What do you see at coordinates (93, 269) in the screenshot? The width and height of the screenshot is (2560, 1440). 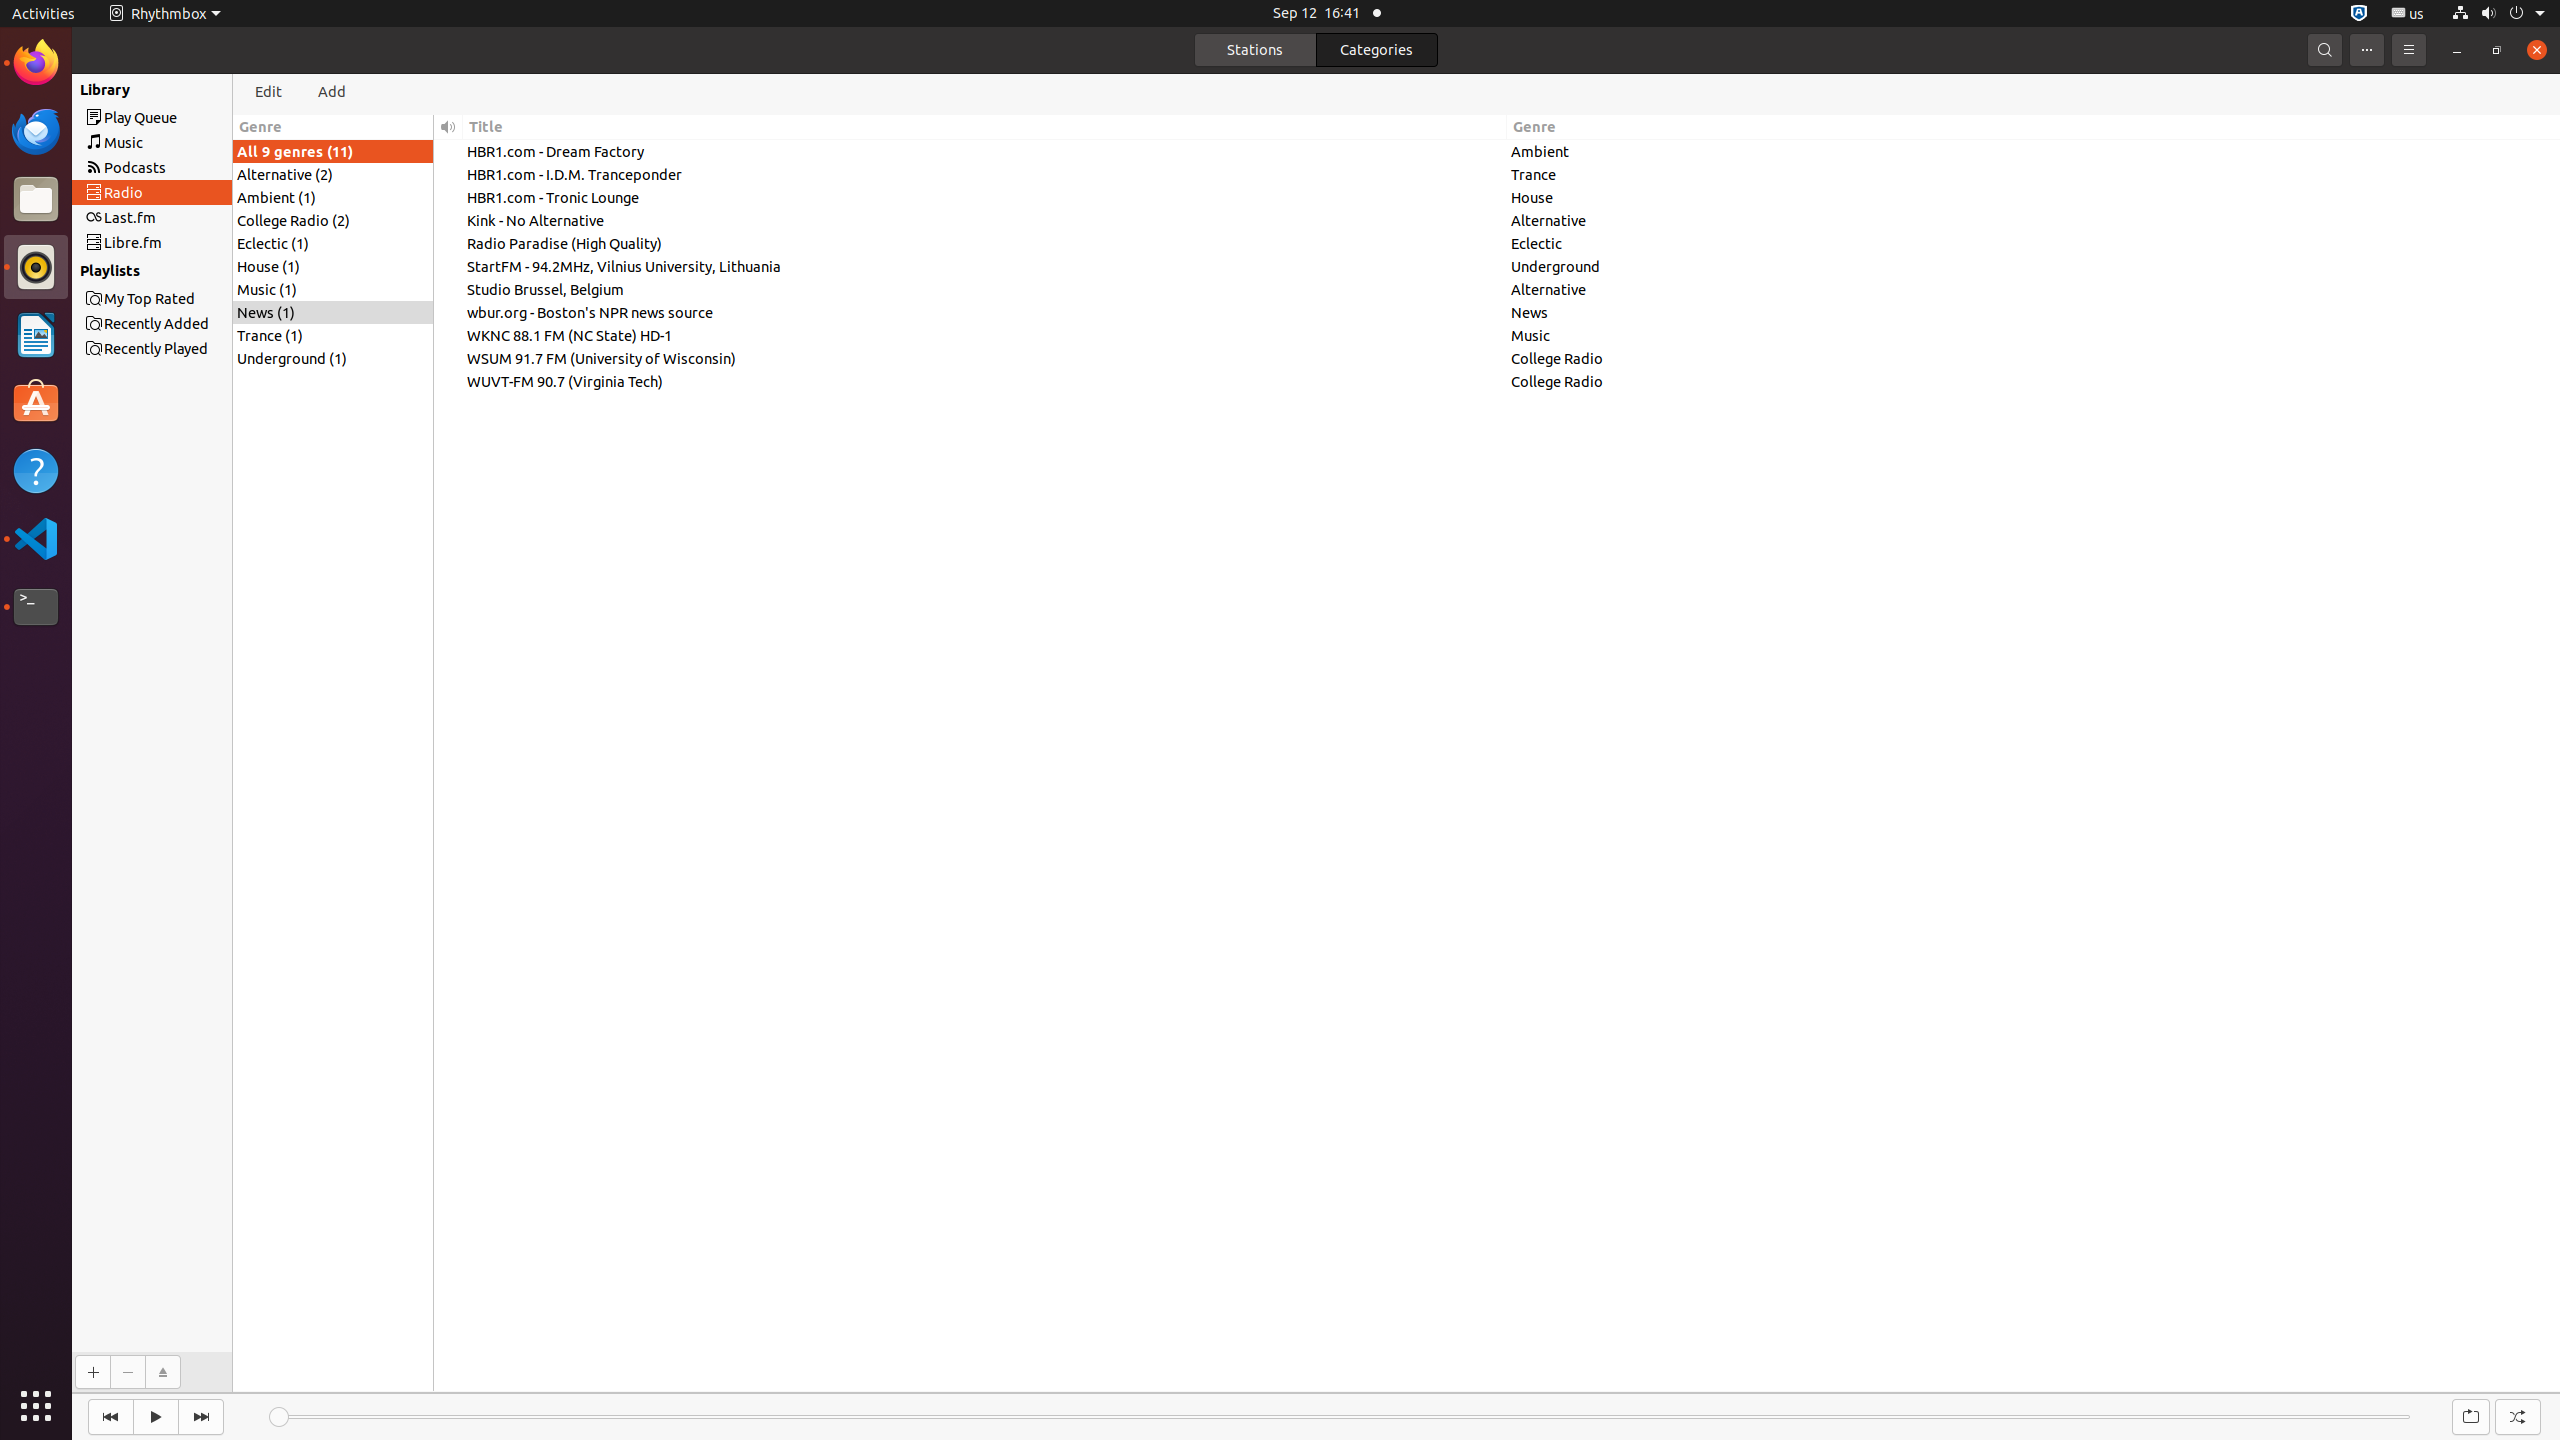 I see `'Playlists'` at bounding box center [93, 269].